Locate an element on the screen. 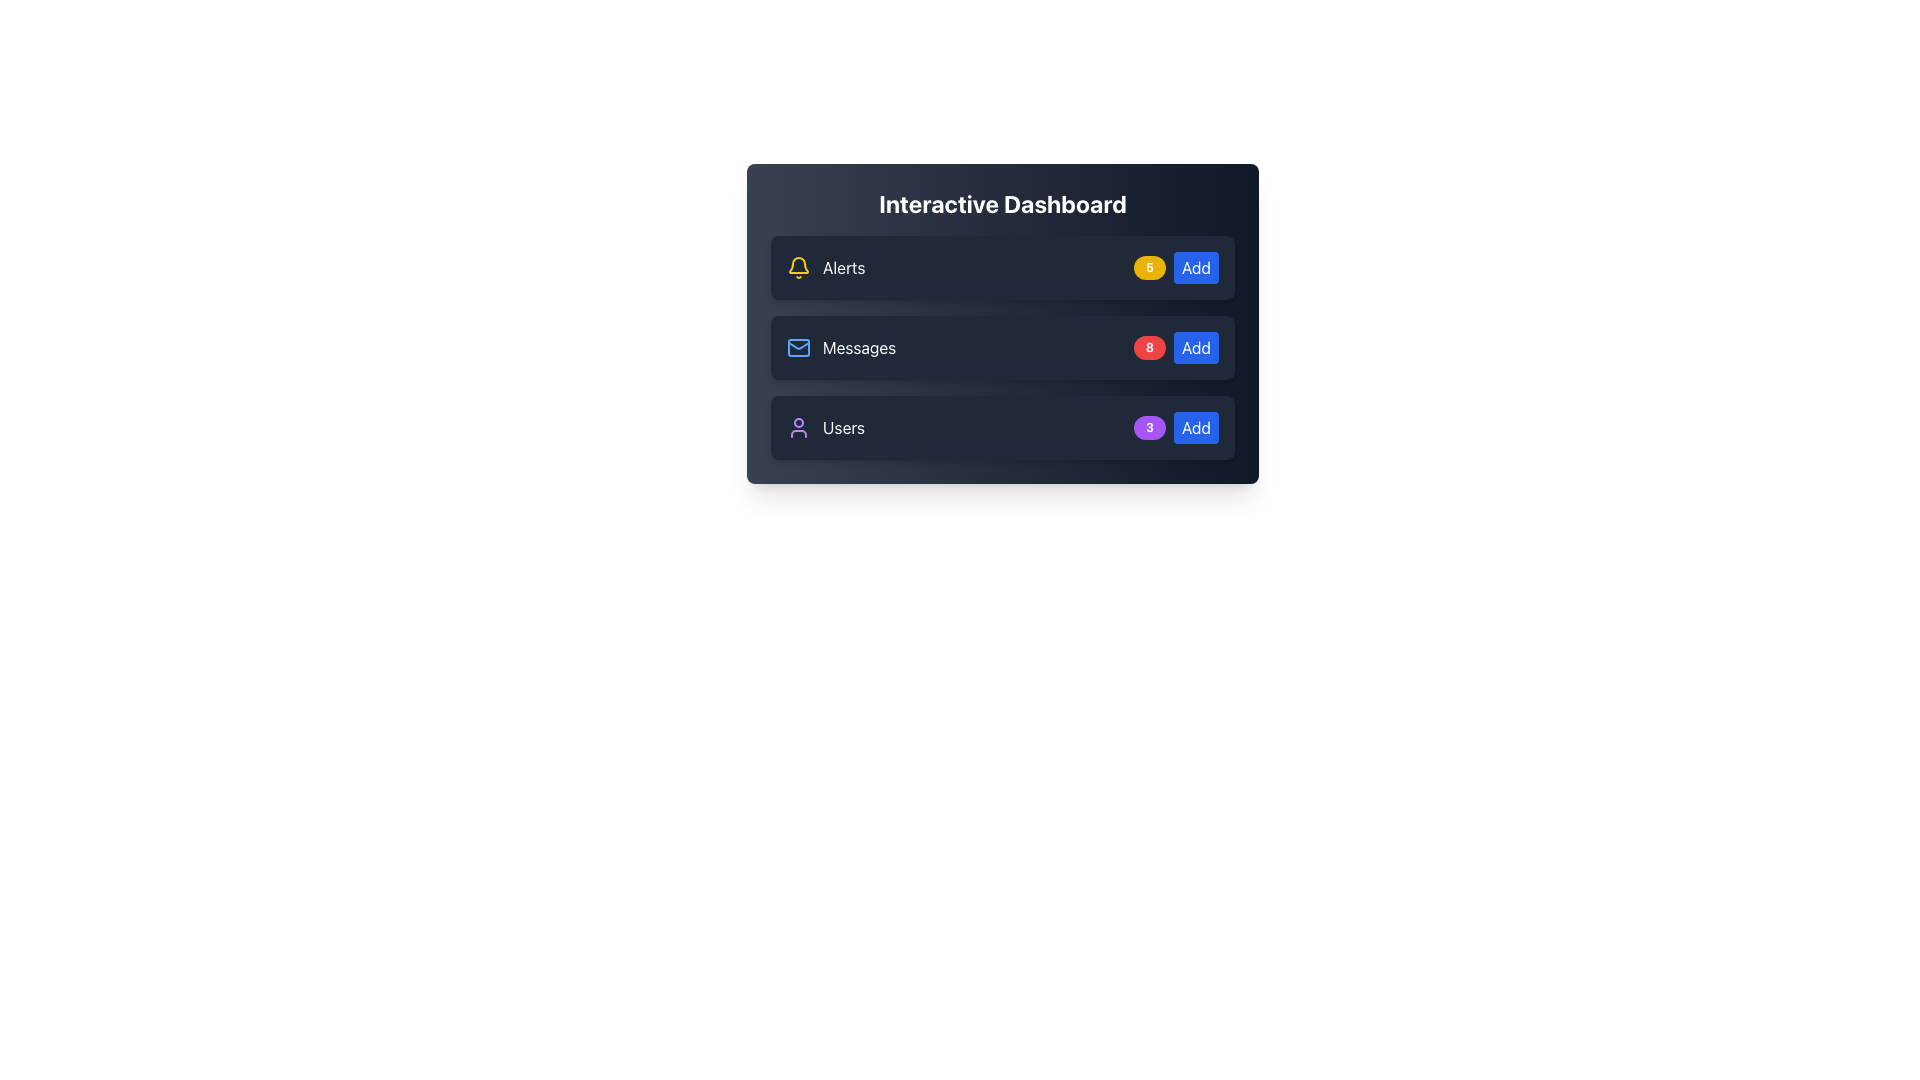 The height and width of the screenshot is (1080, 1920). the bright blue rectangular button labeled 'Add' is located at coordinates (1196, 266).